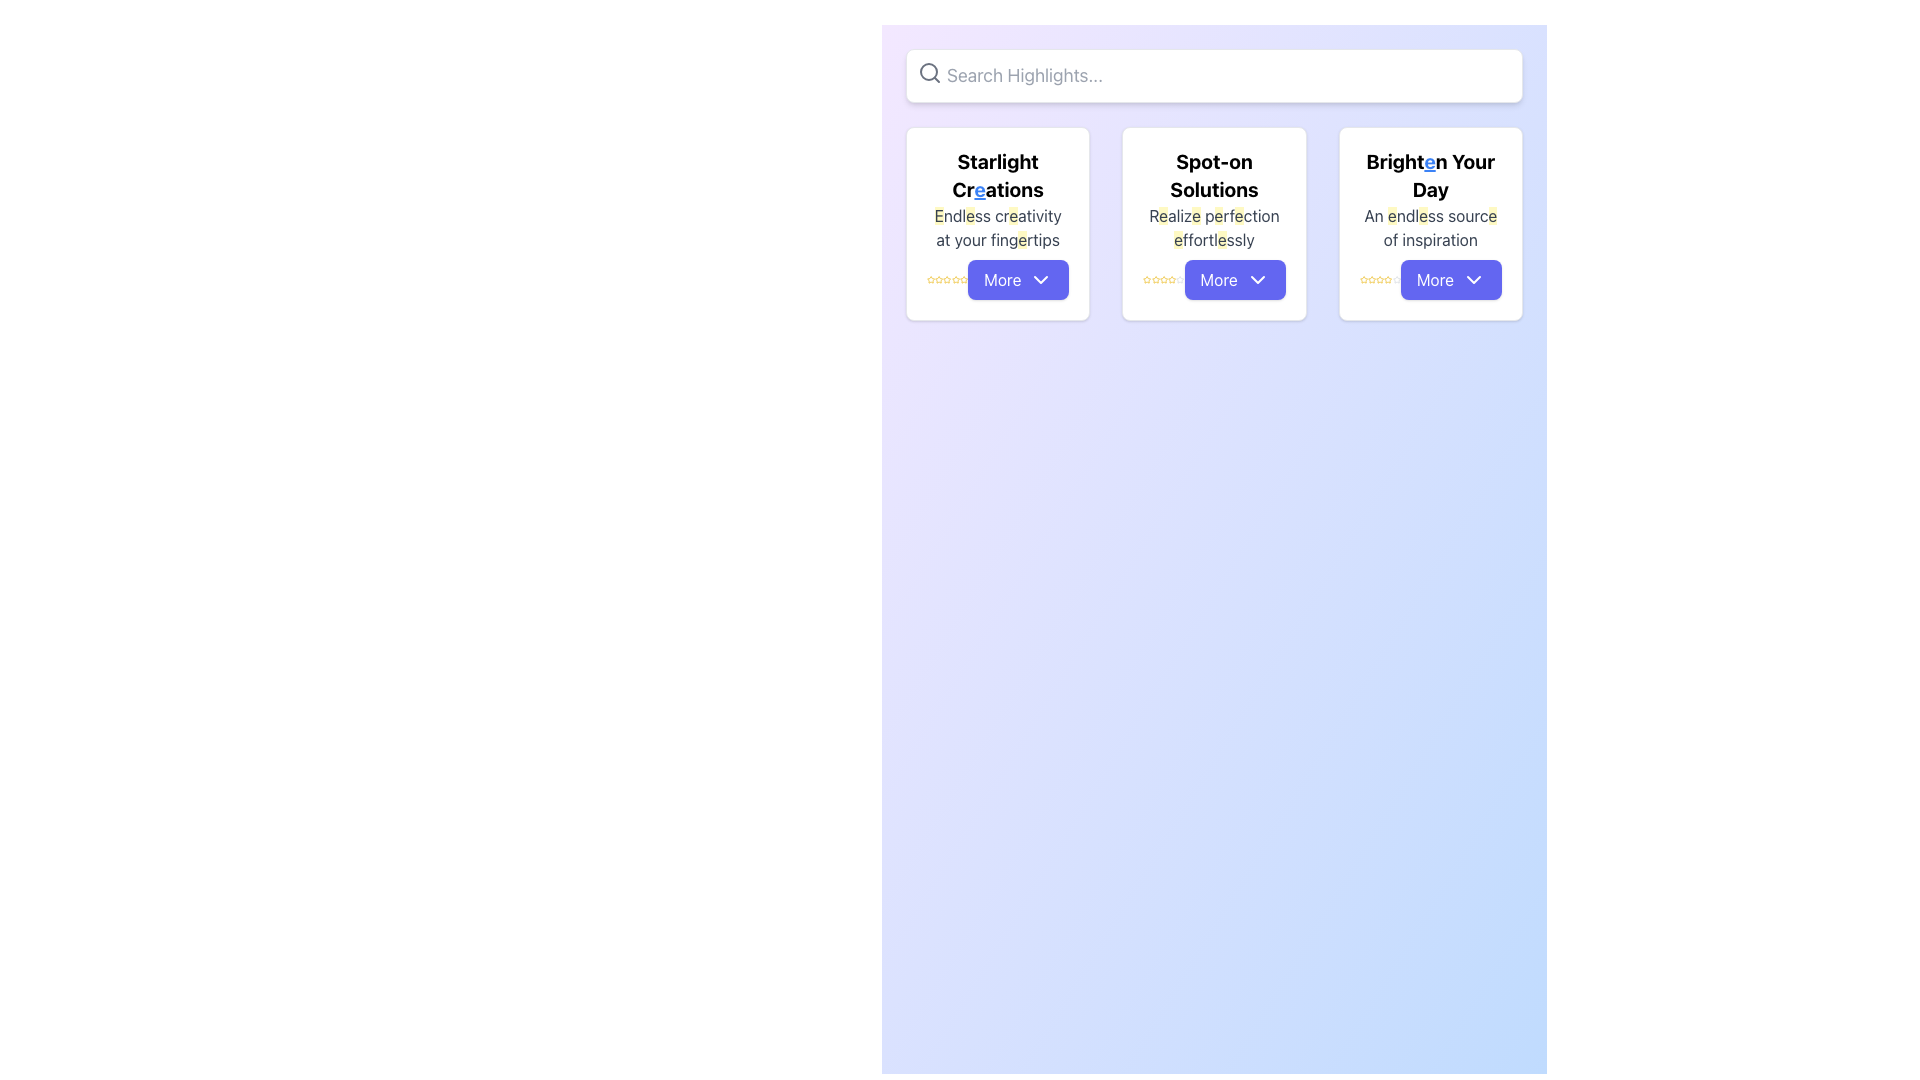 The height and width of the screenshot is (1080, 1920). What do you see at coordinates (954, 280) in the screenshot?
I see `the fifth yellow star icon in the rating system located near the bottom left of the 'Starlight Creations' card` at bounding box center [954, 280].